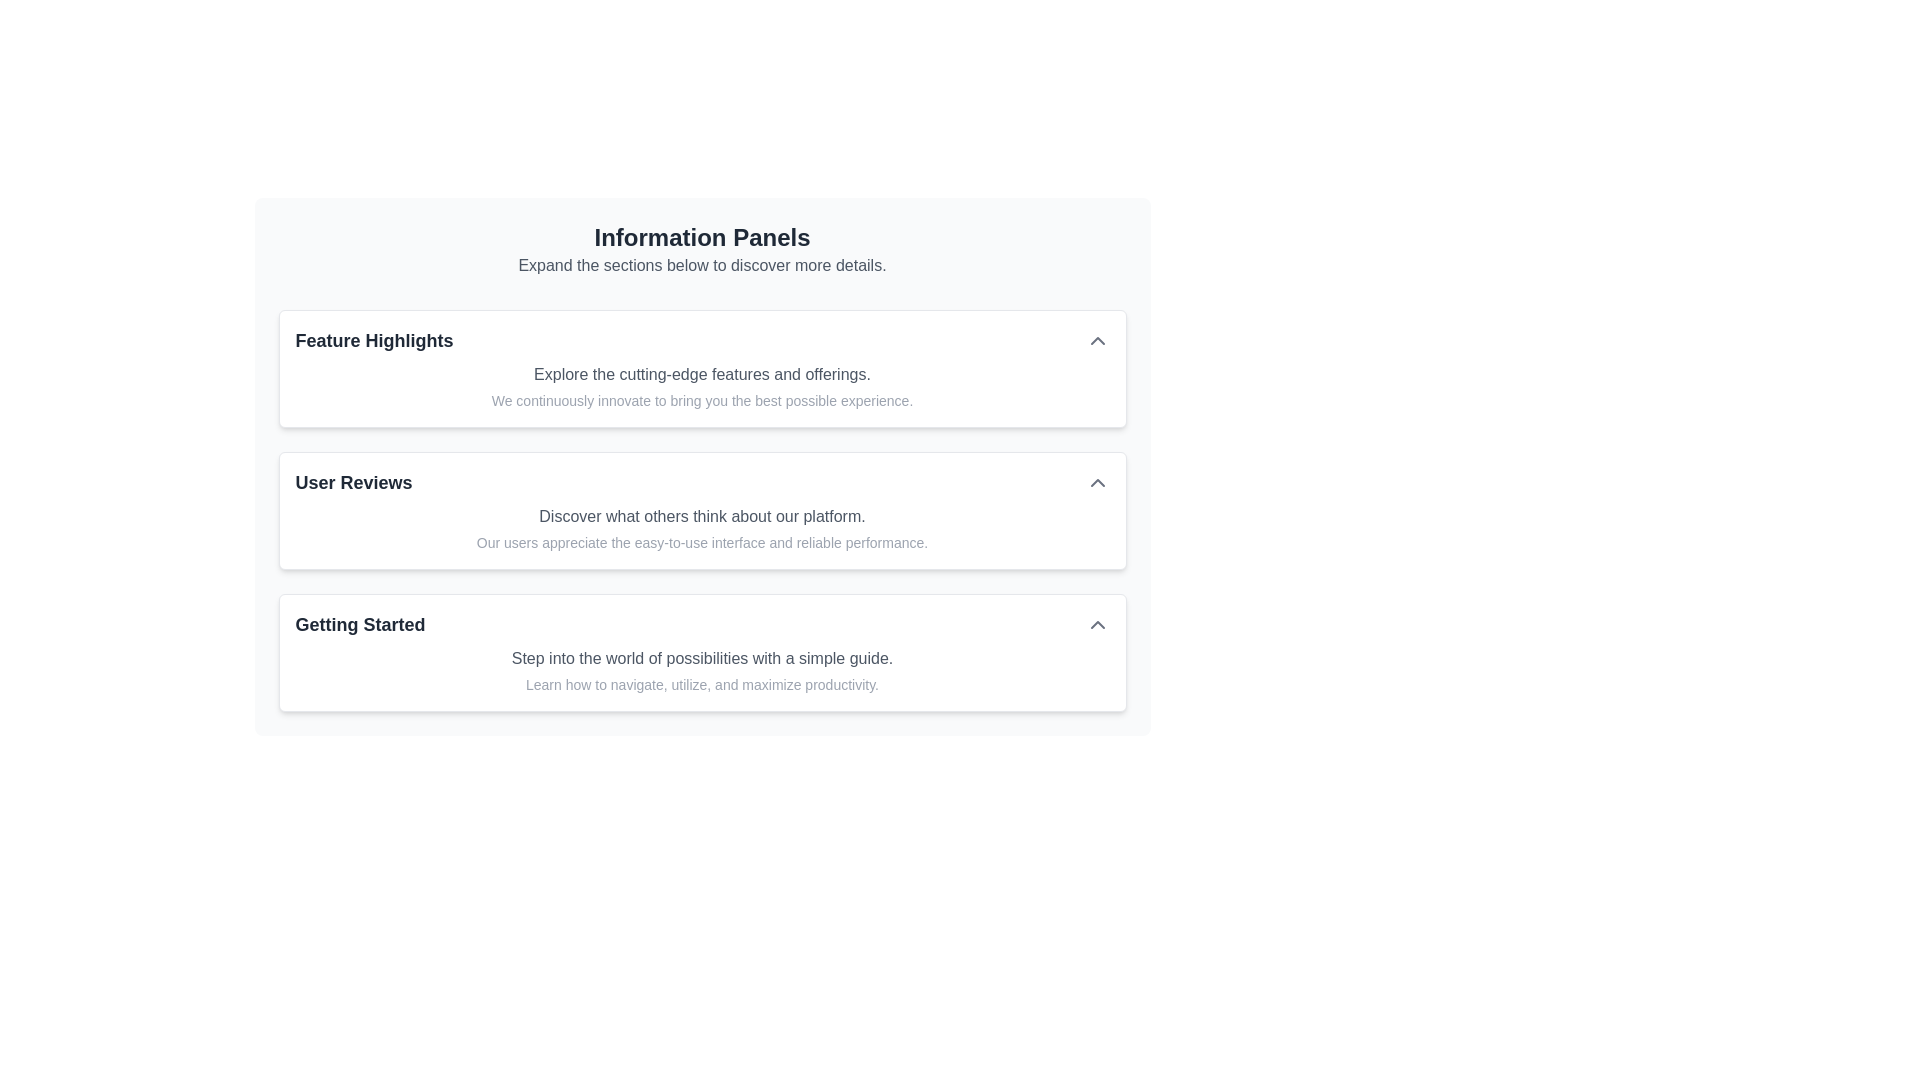 This screenshot has width=1920, height=1080. What do you see at coordinates (702, 543) in the screenshot?
I see `the text block that contains the content 'Our users appreciate the easy-to-use interface and reliable performance.' which is located within the 'User Reviews' card` at bounding box center [702, 543].